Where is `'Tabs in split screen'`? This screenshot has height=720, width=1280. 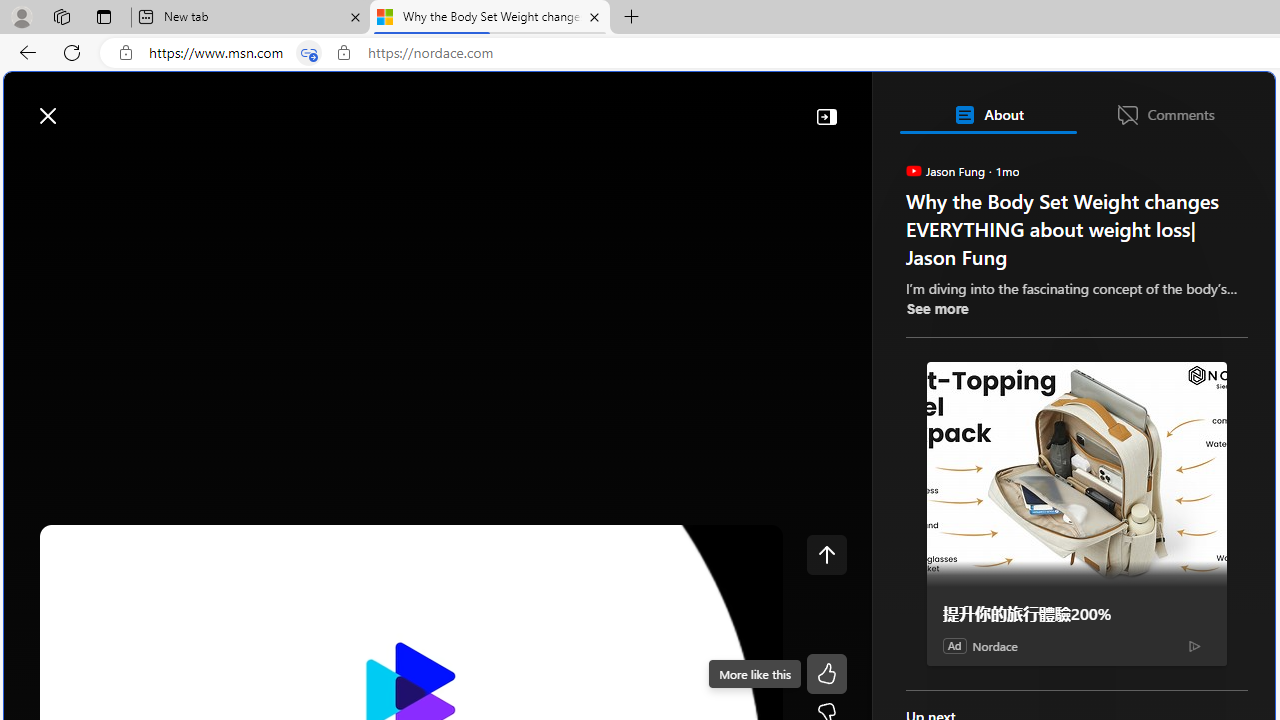
'Tabs in split screen' is located at coordinates (308, 52).